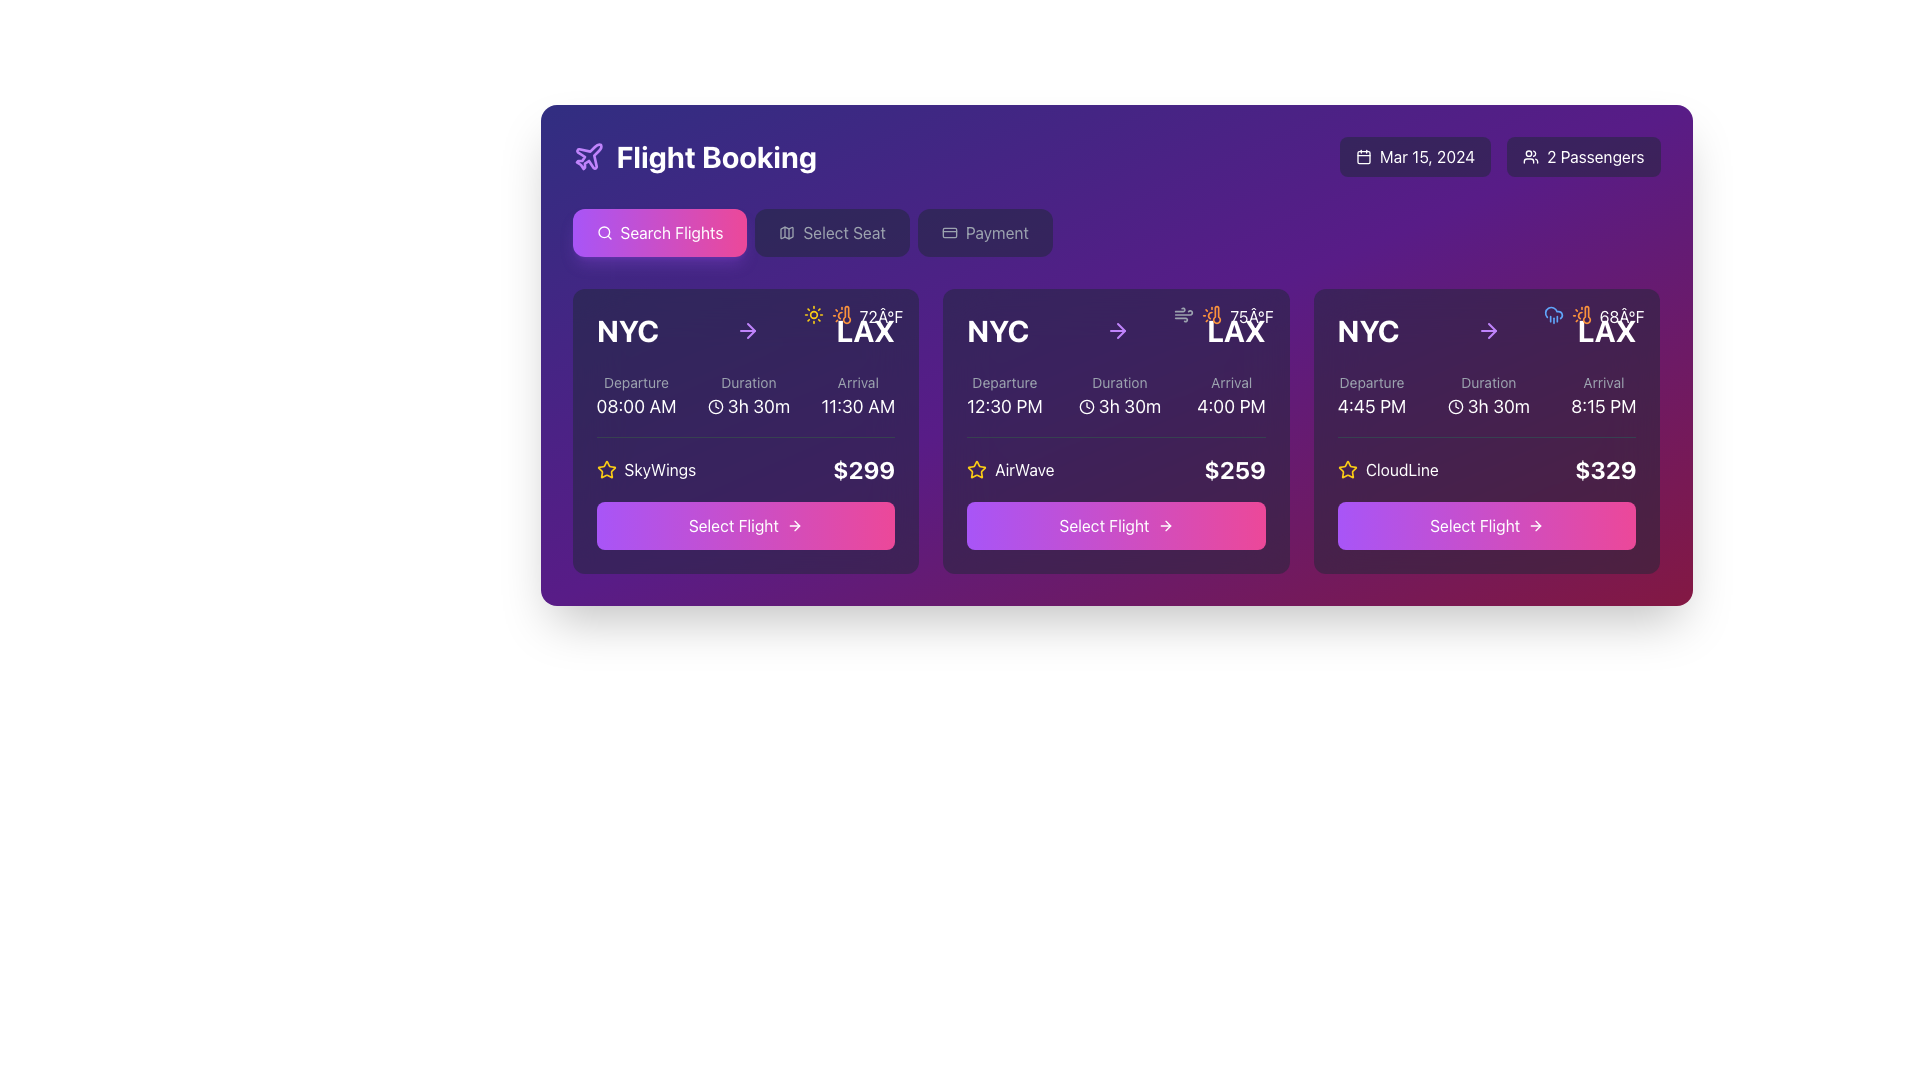 The image size is (1920, 1080). I want to click on the text display that shows the departure time of the selected flight, located in the leftmost card above the flight duration and arrival time details, so click(635, 397).